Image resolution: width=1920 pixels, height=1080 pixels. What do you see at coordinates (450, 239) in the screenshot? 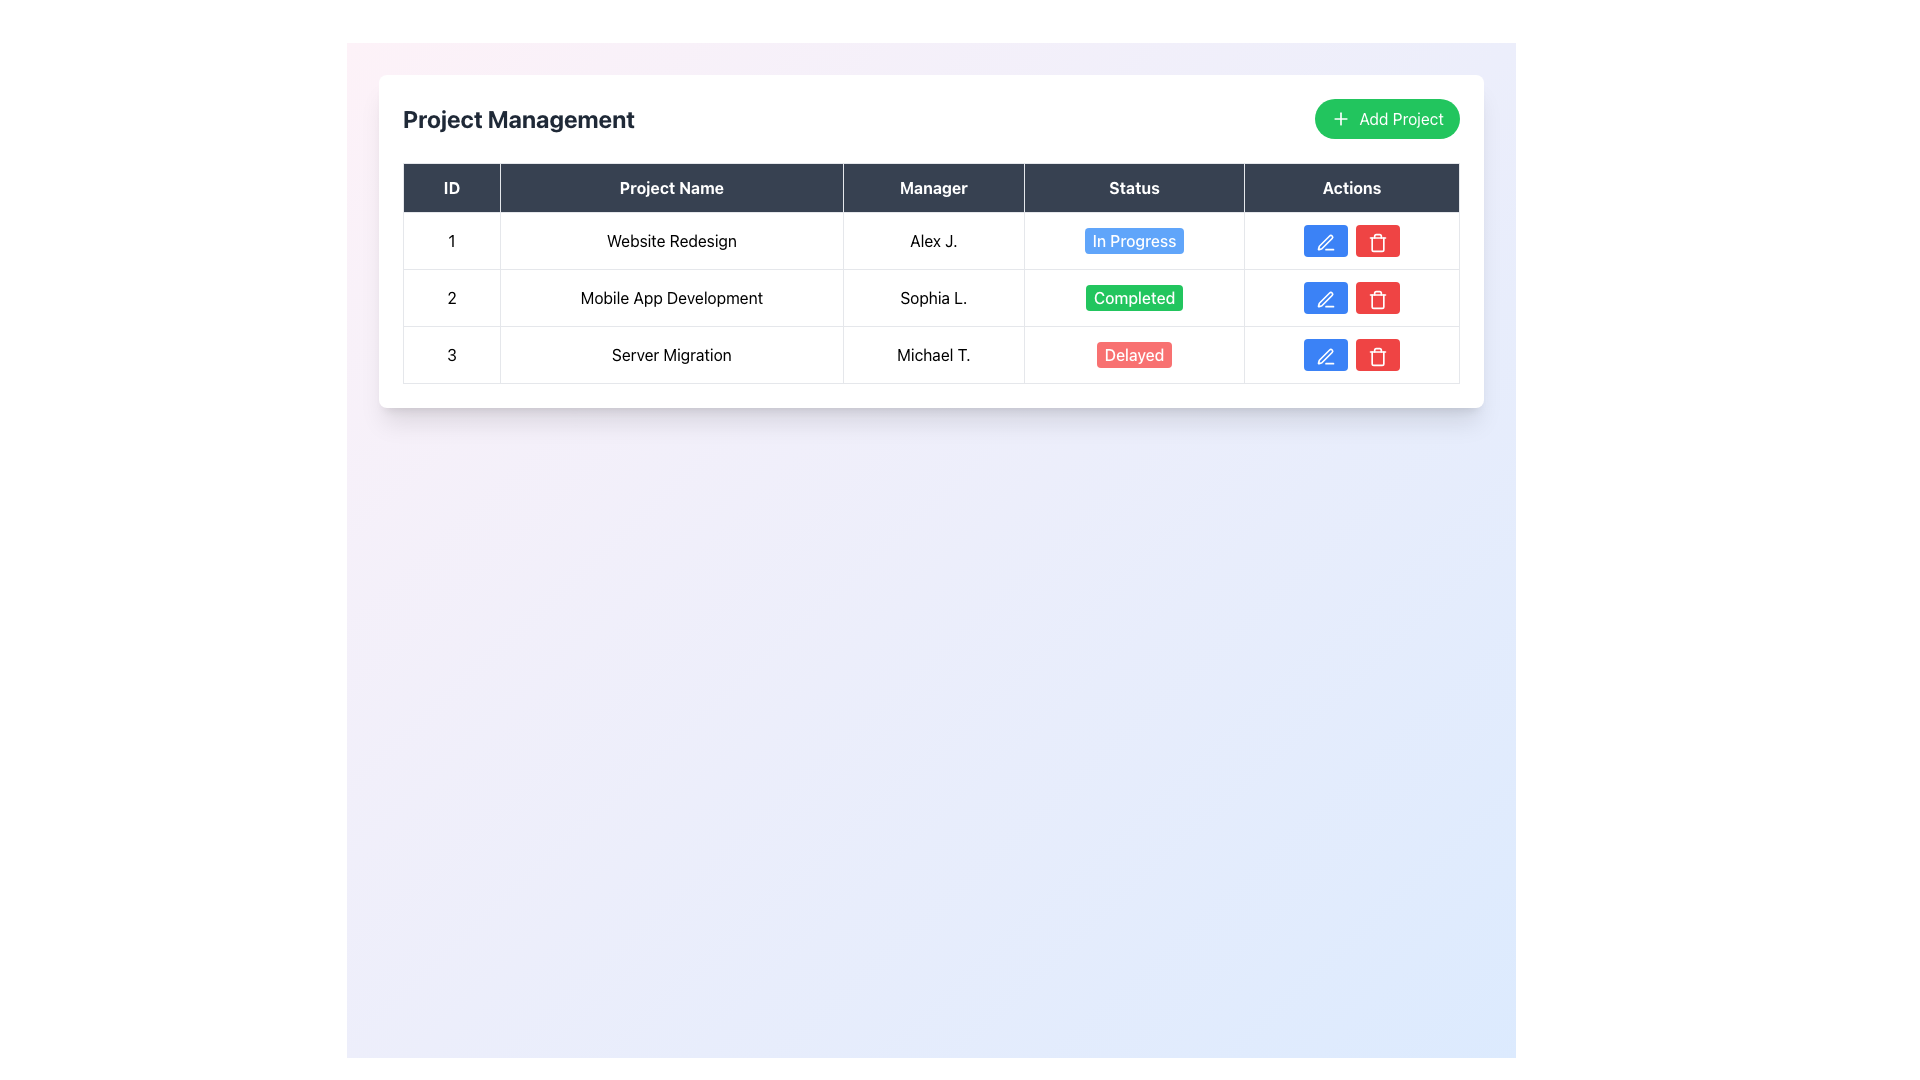
I see `the Text Cell in the first row under the 'ID' column, which displays the unique identifier for the project` at bounding box center [450, 239].